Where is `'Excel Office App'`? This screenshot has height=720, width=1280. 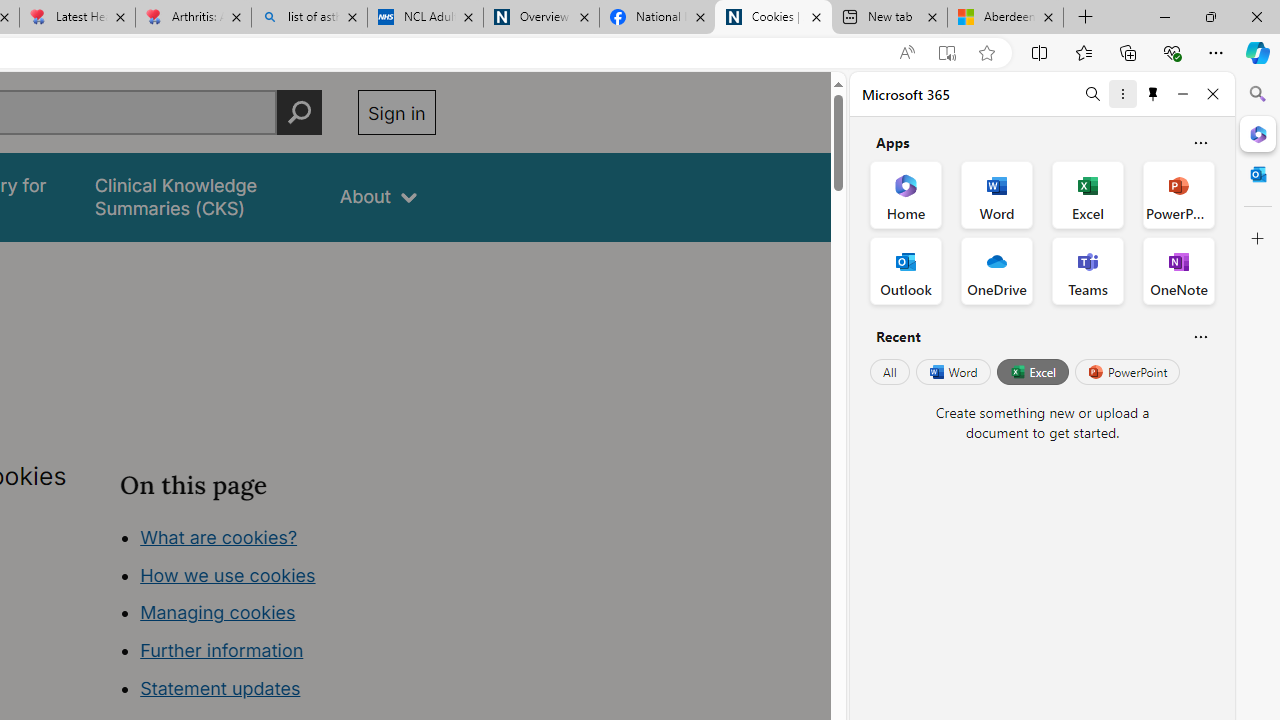 'Excel Office App' is located at coordinates (1087, 195).